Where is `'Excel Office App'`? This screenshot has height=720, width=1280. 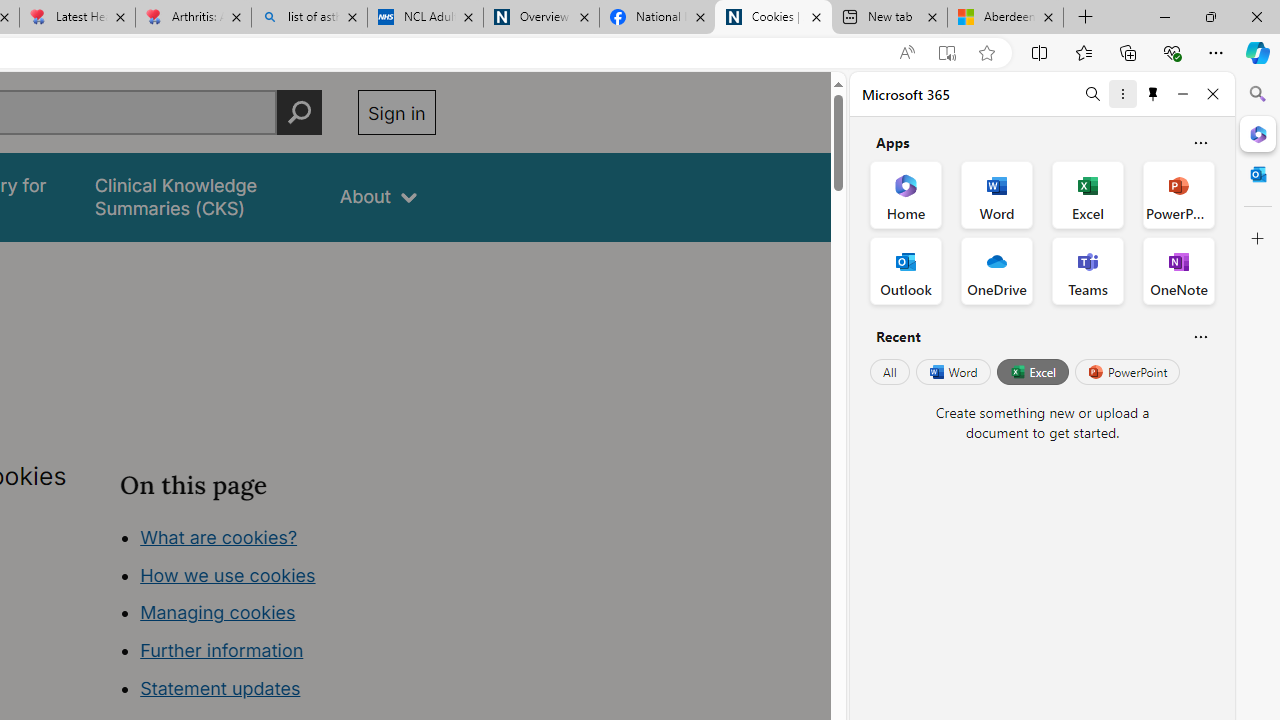 'Excel Office App' is located at coordinates (1087, 195).